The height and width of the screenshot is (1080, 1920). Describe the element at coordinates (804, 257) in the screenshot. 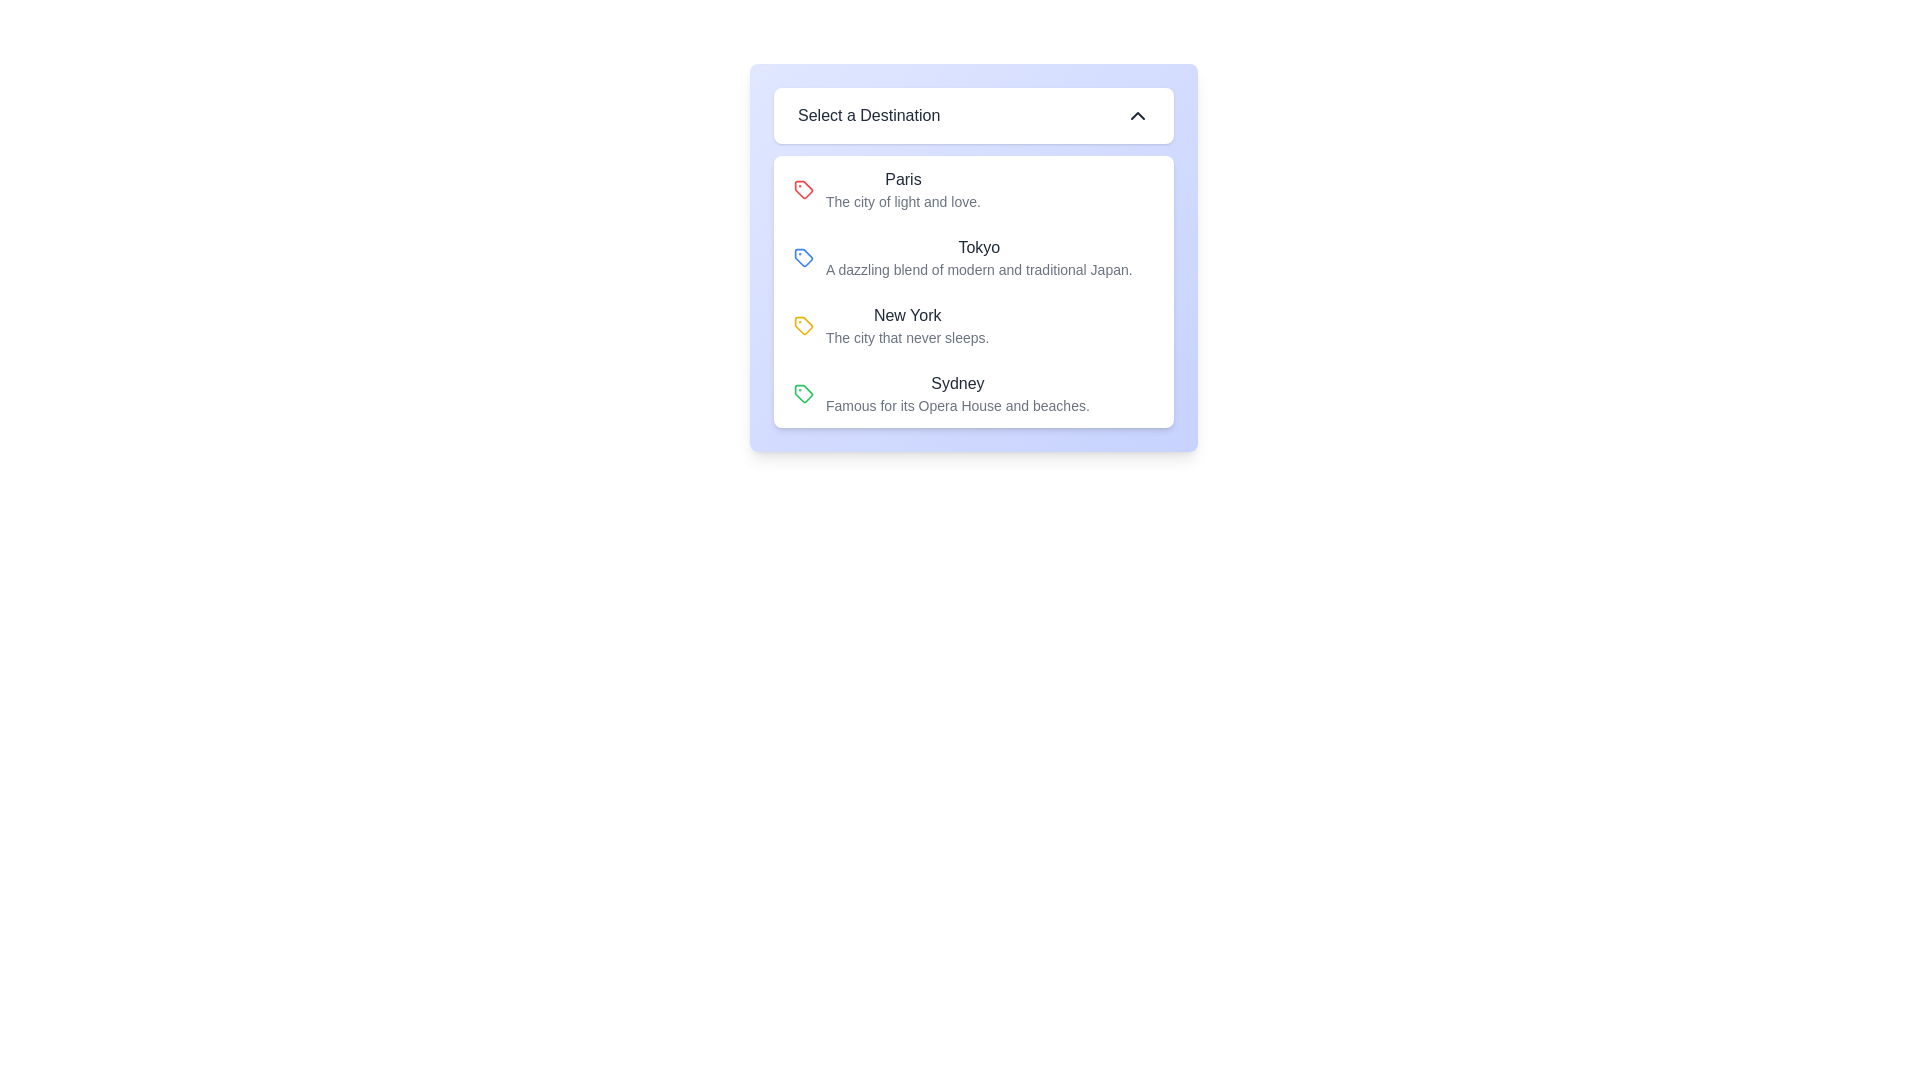

I see `the visual marker icon associated with the 'Tokyo' option in the segmented menu, which is centrally aligned with its text description` at that location.